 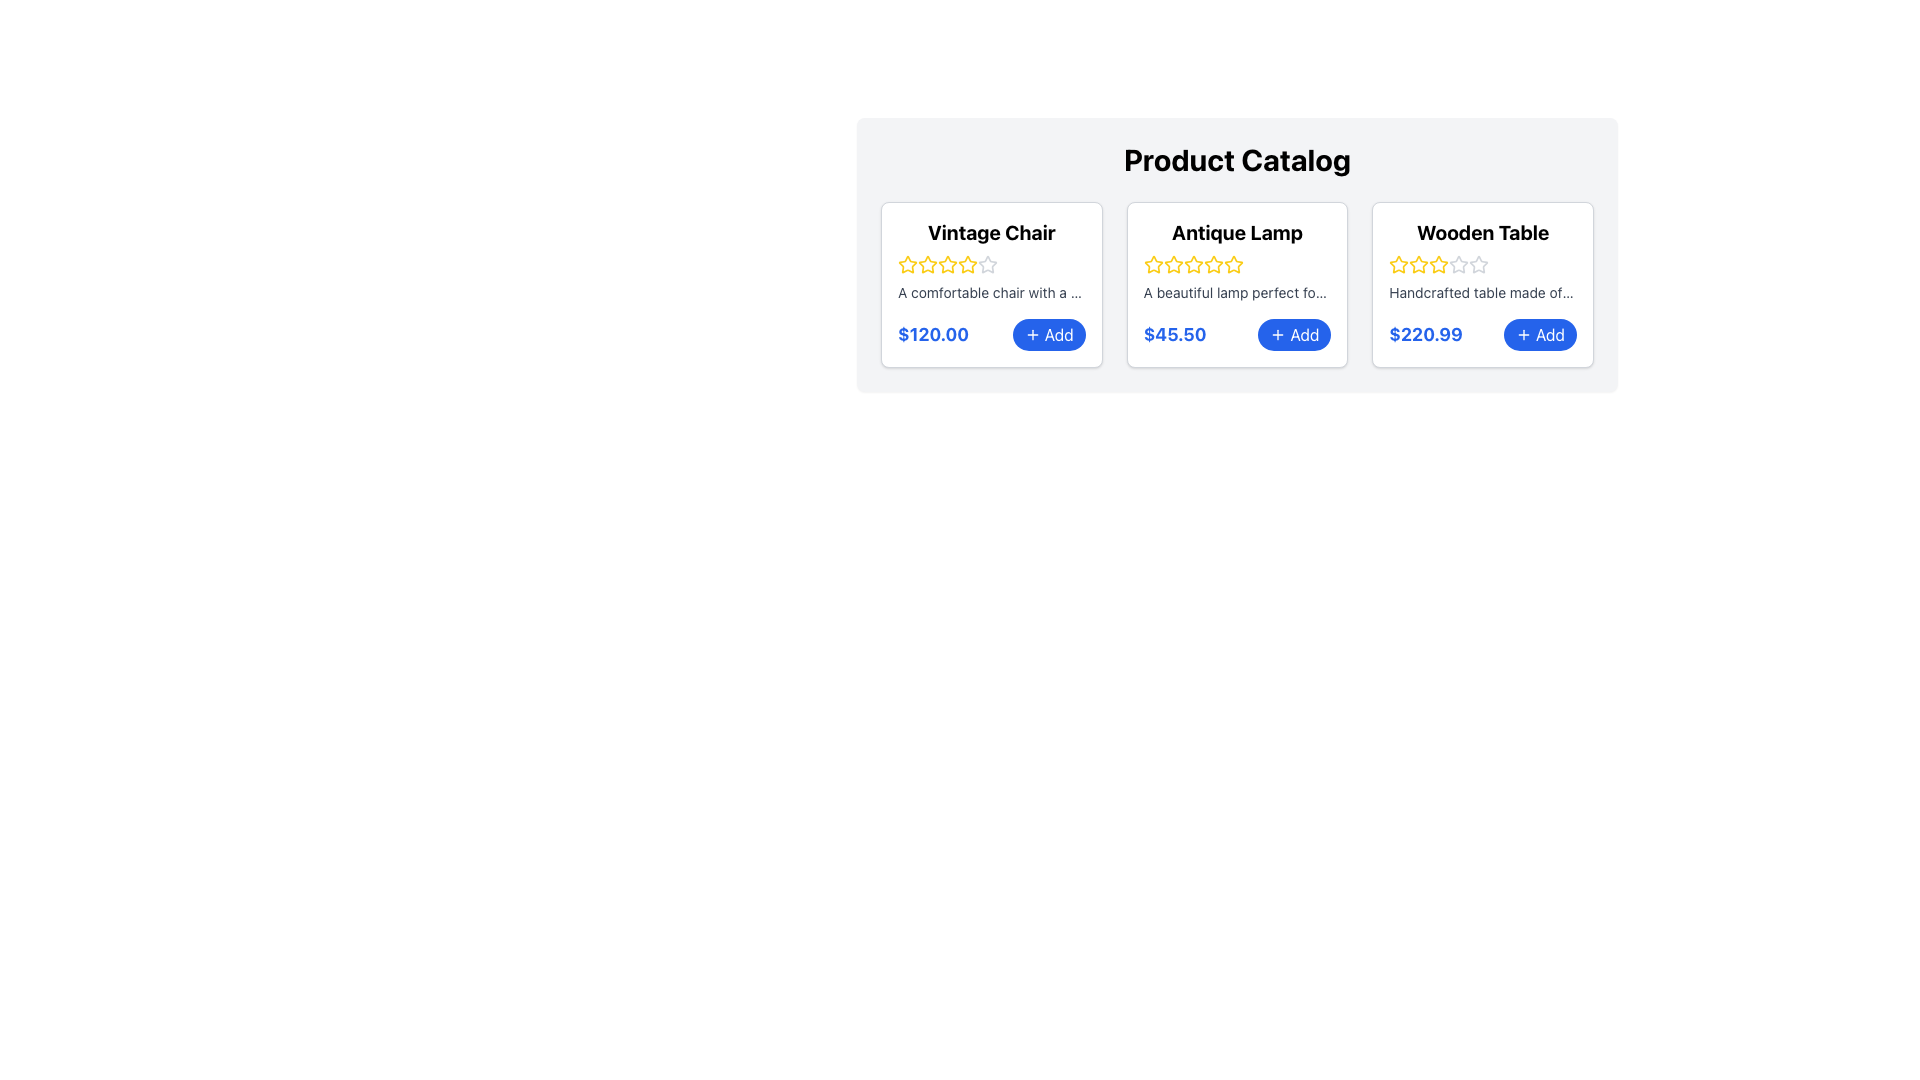 What do you see at coordinates (1398, 264) in the screenshot?
I see `the first star icon in the rating indicator for the 'Wooden Table' product to interact with the rating` at bounding box center [1398, 264].